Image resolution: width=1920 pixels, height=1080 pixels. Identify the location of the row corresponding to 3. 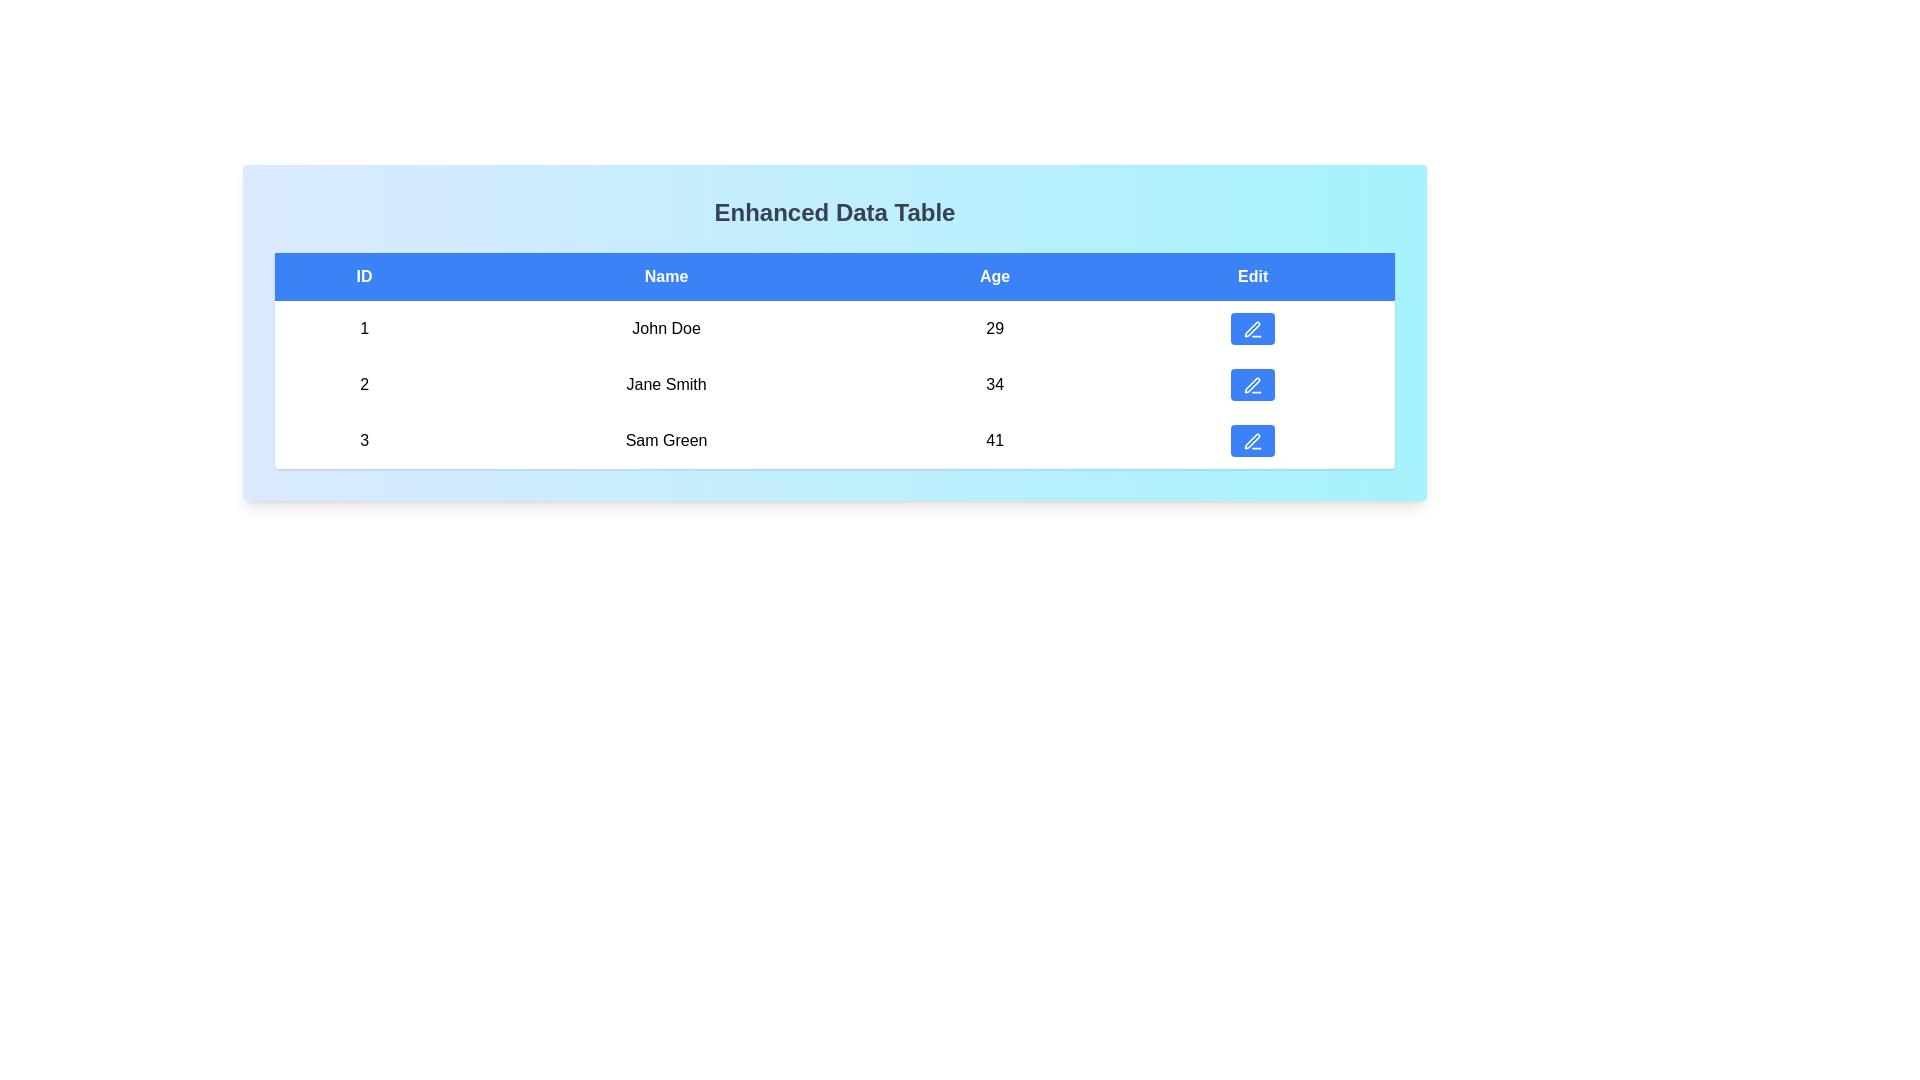
(835, 439).